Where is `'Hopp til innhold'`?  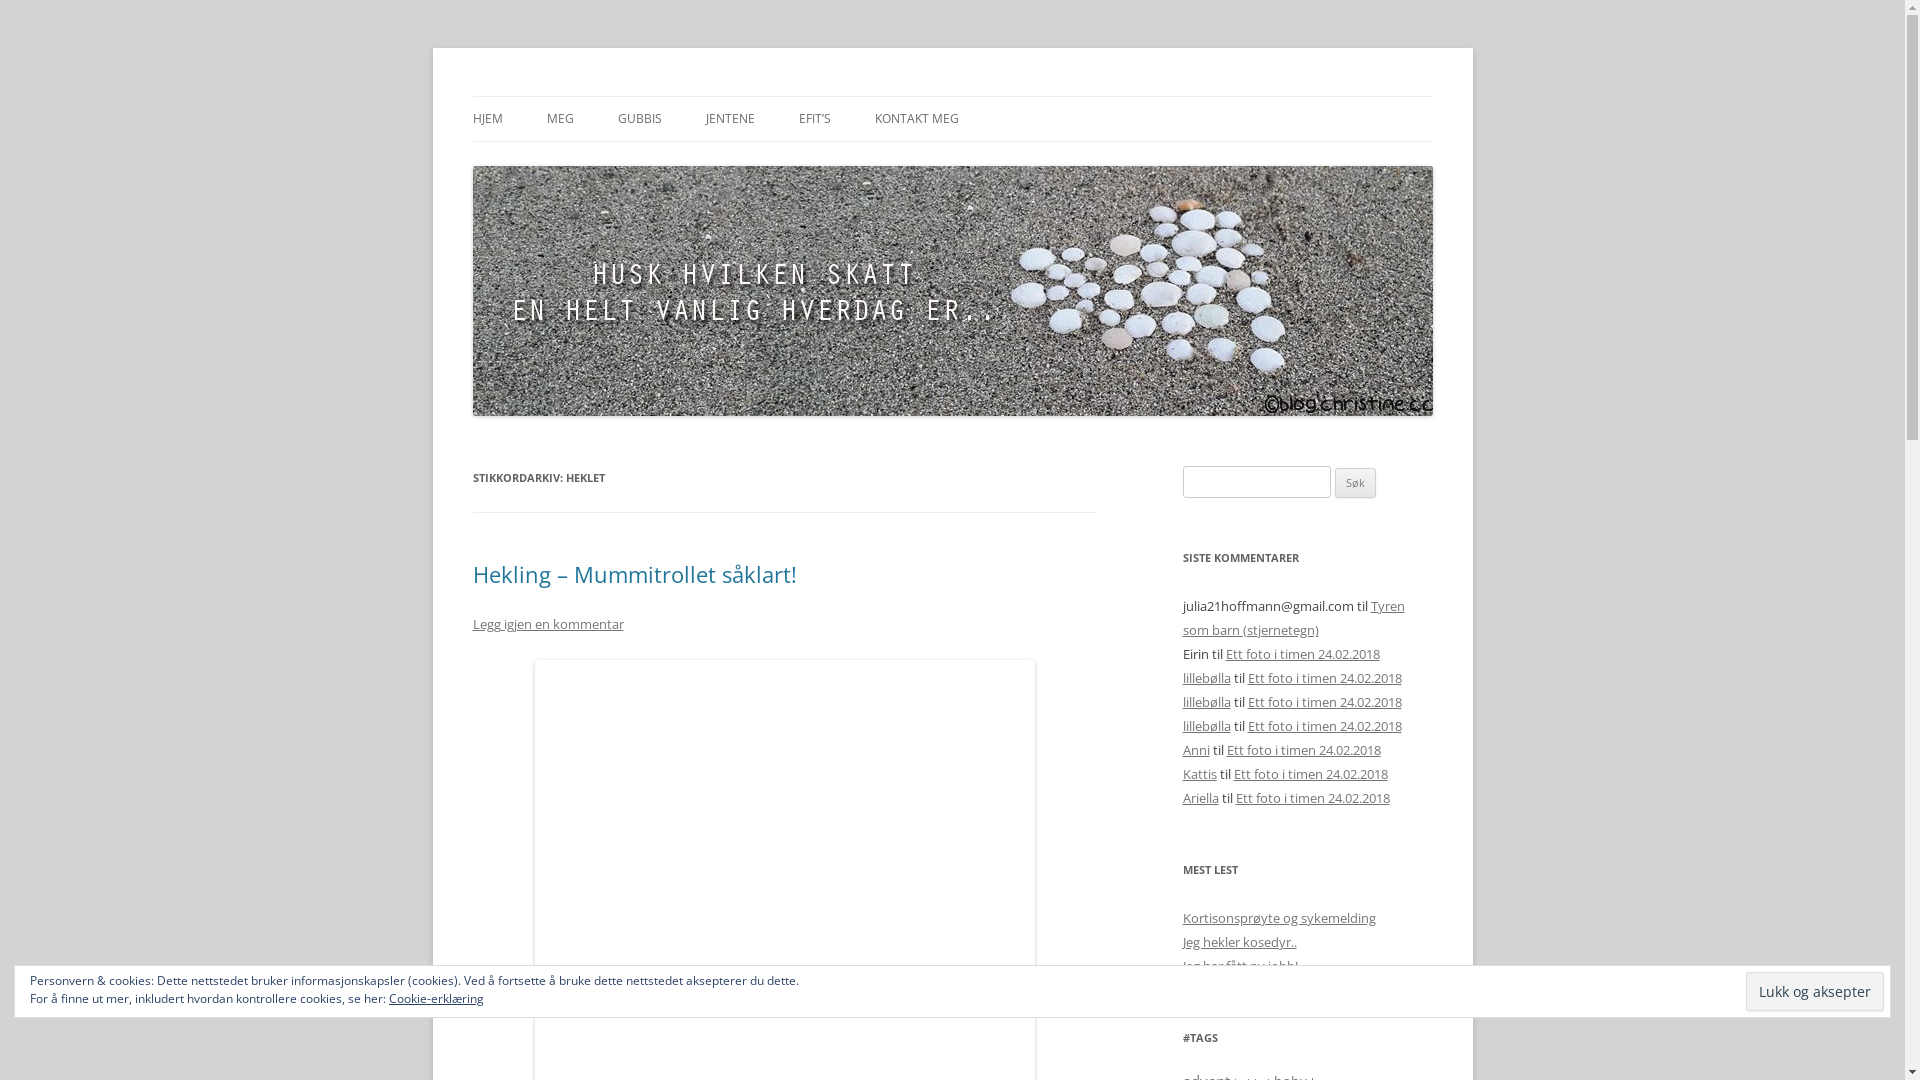
'Hopp til innhold' is located at coordinates (951, 96).